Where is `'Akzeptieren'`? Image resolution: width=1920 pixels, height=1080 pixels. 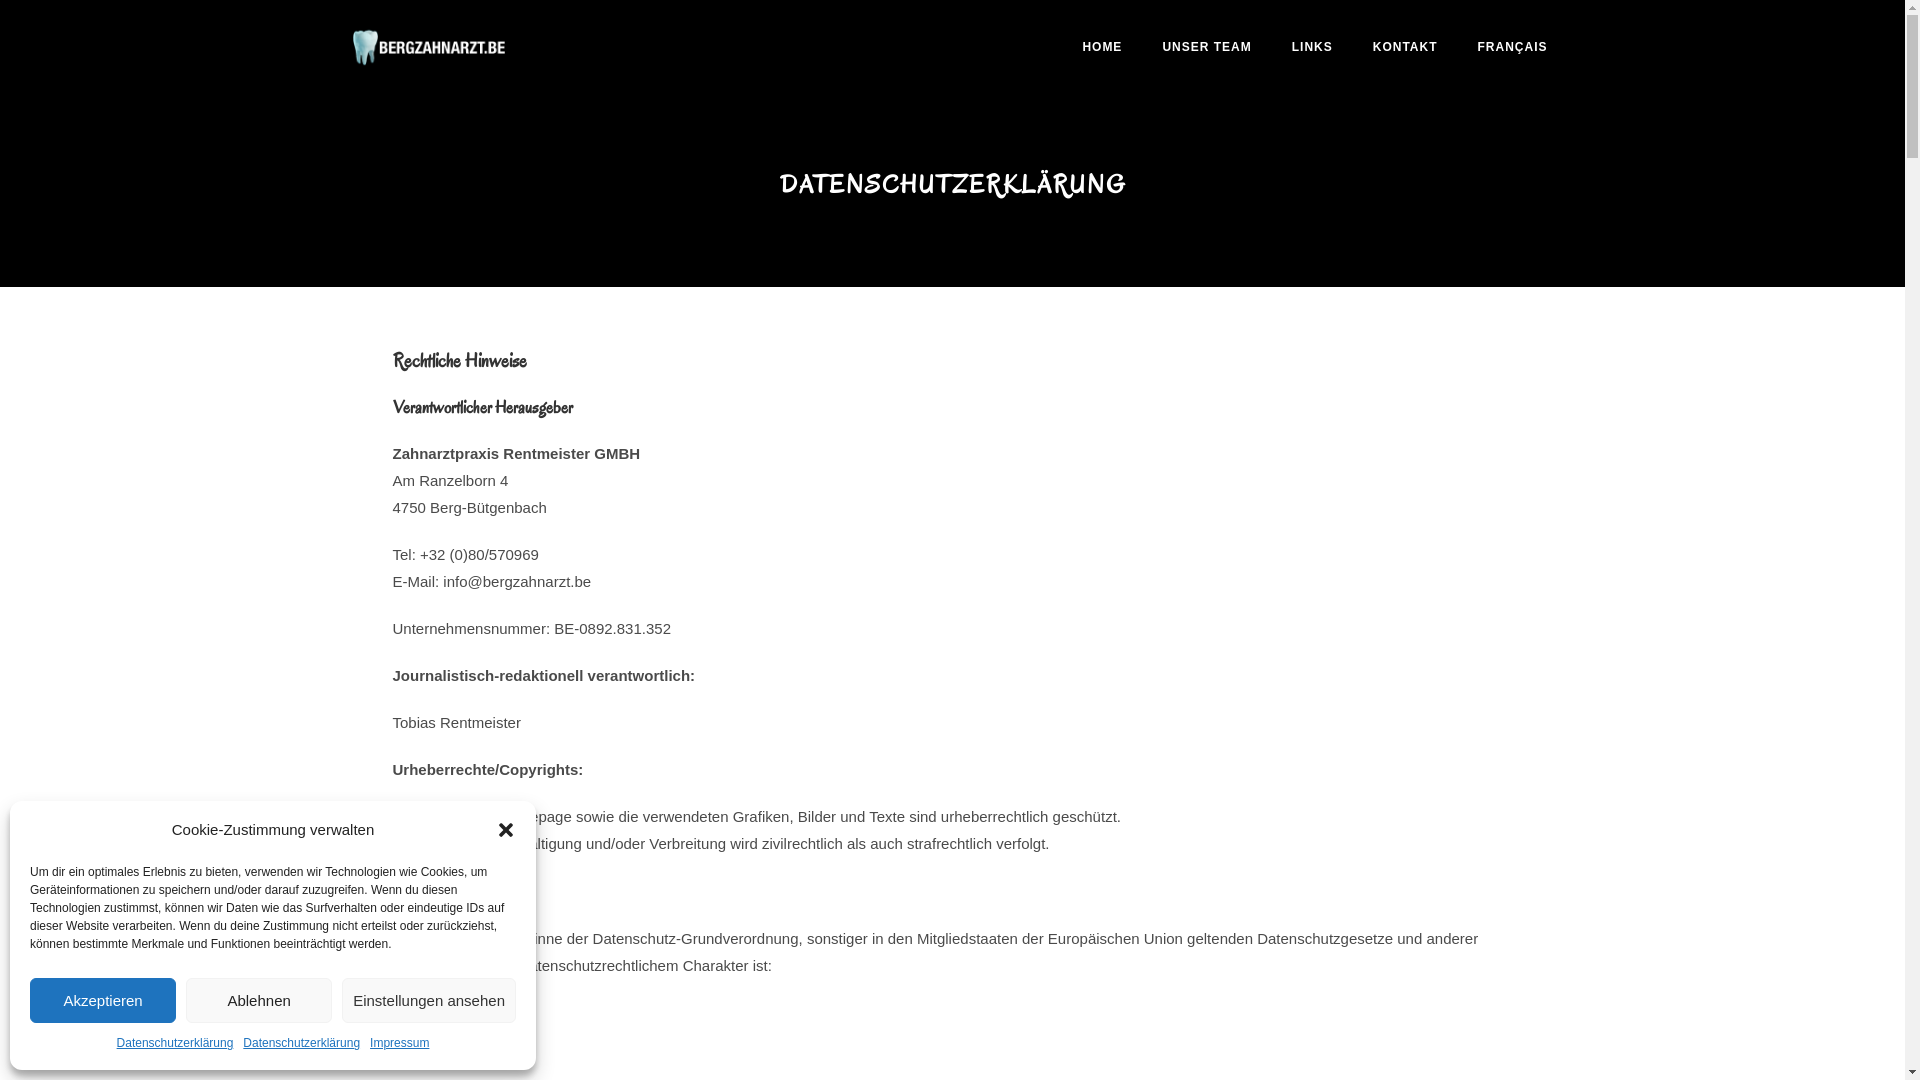 'Akzeptieren' is located at coordinates (101, 1000).